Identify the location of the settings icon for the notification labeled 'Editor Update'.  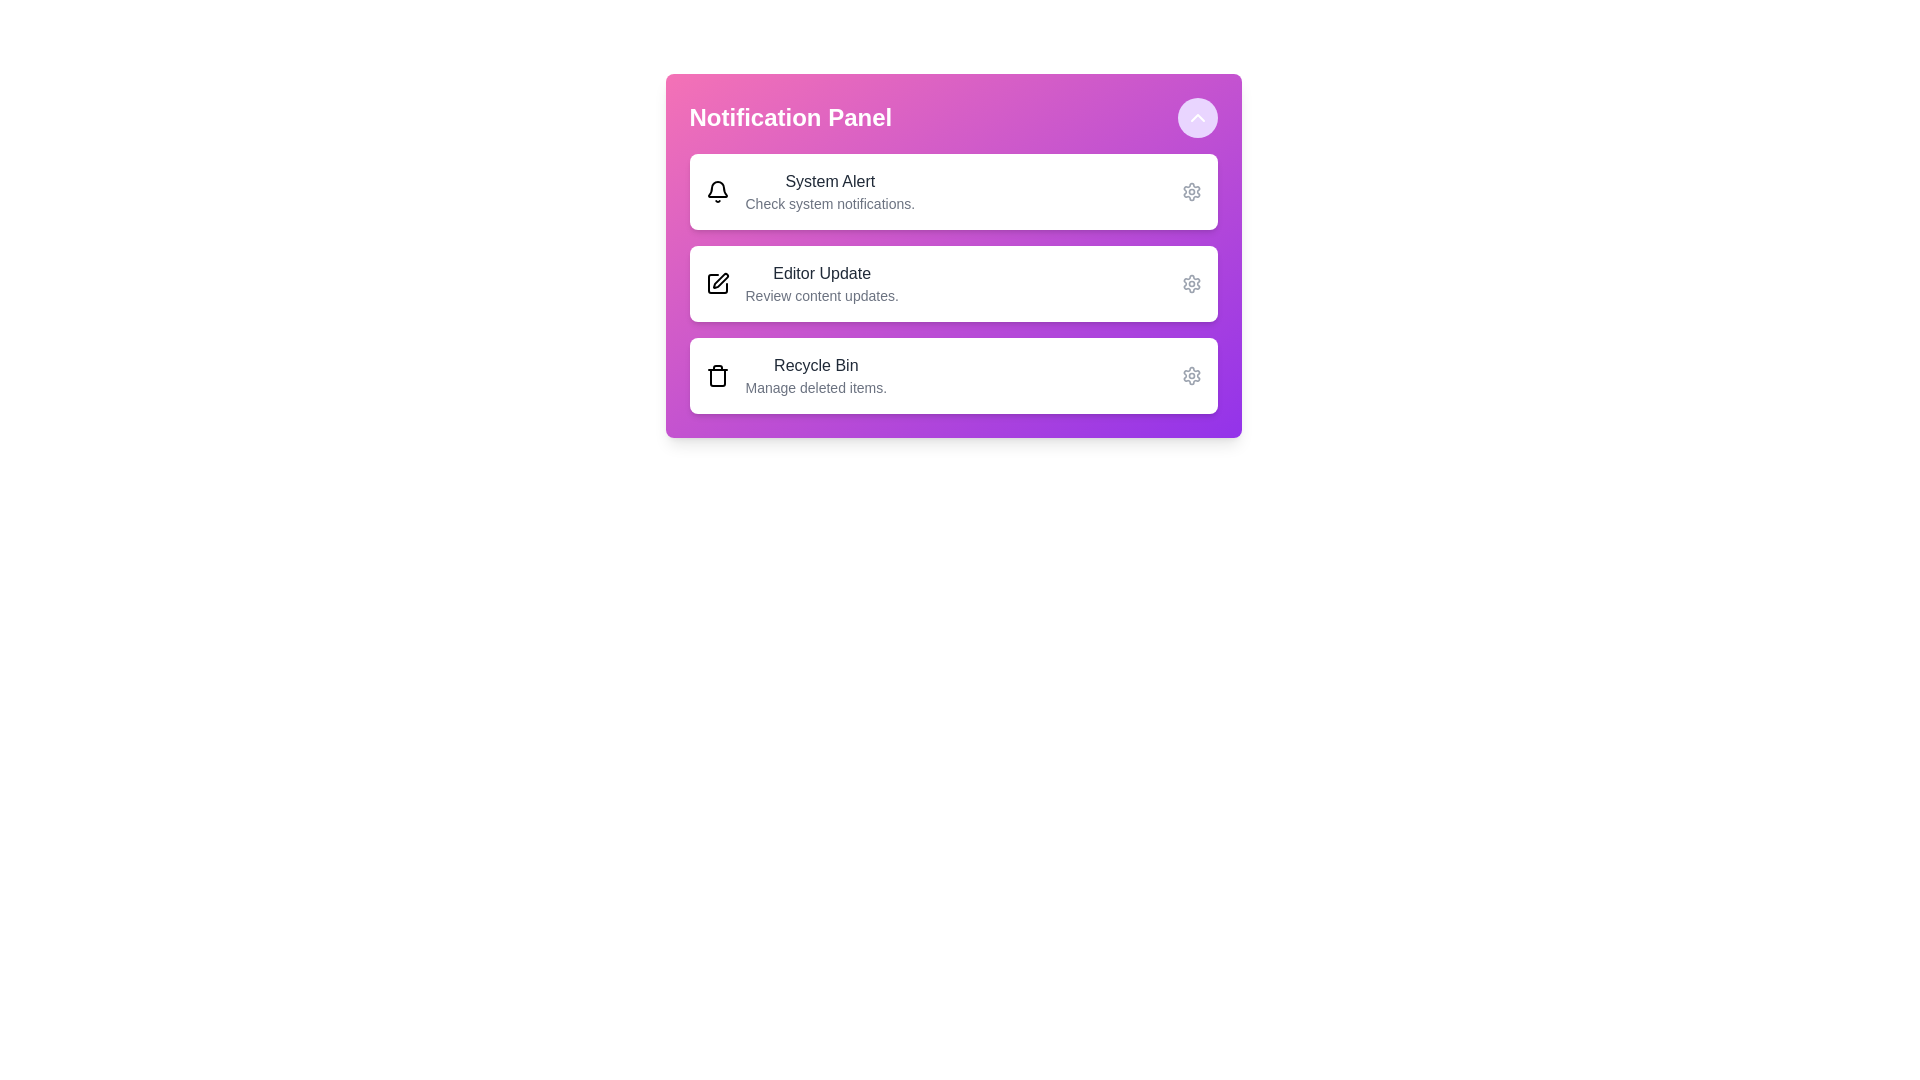
(1191, 284).